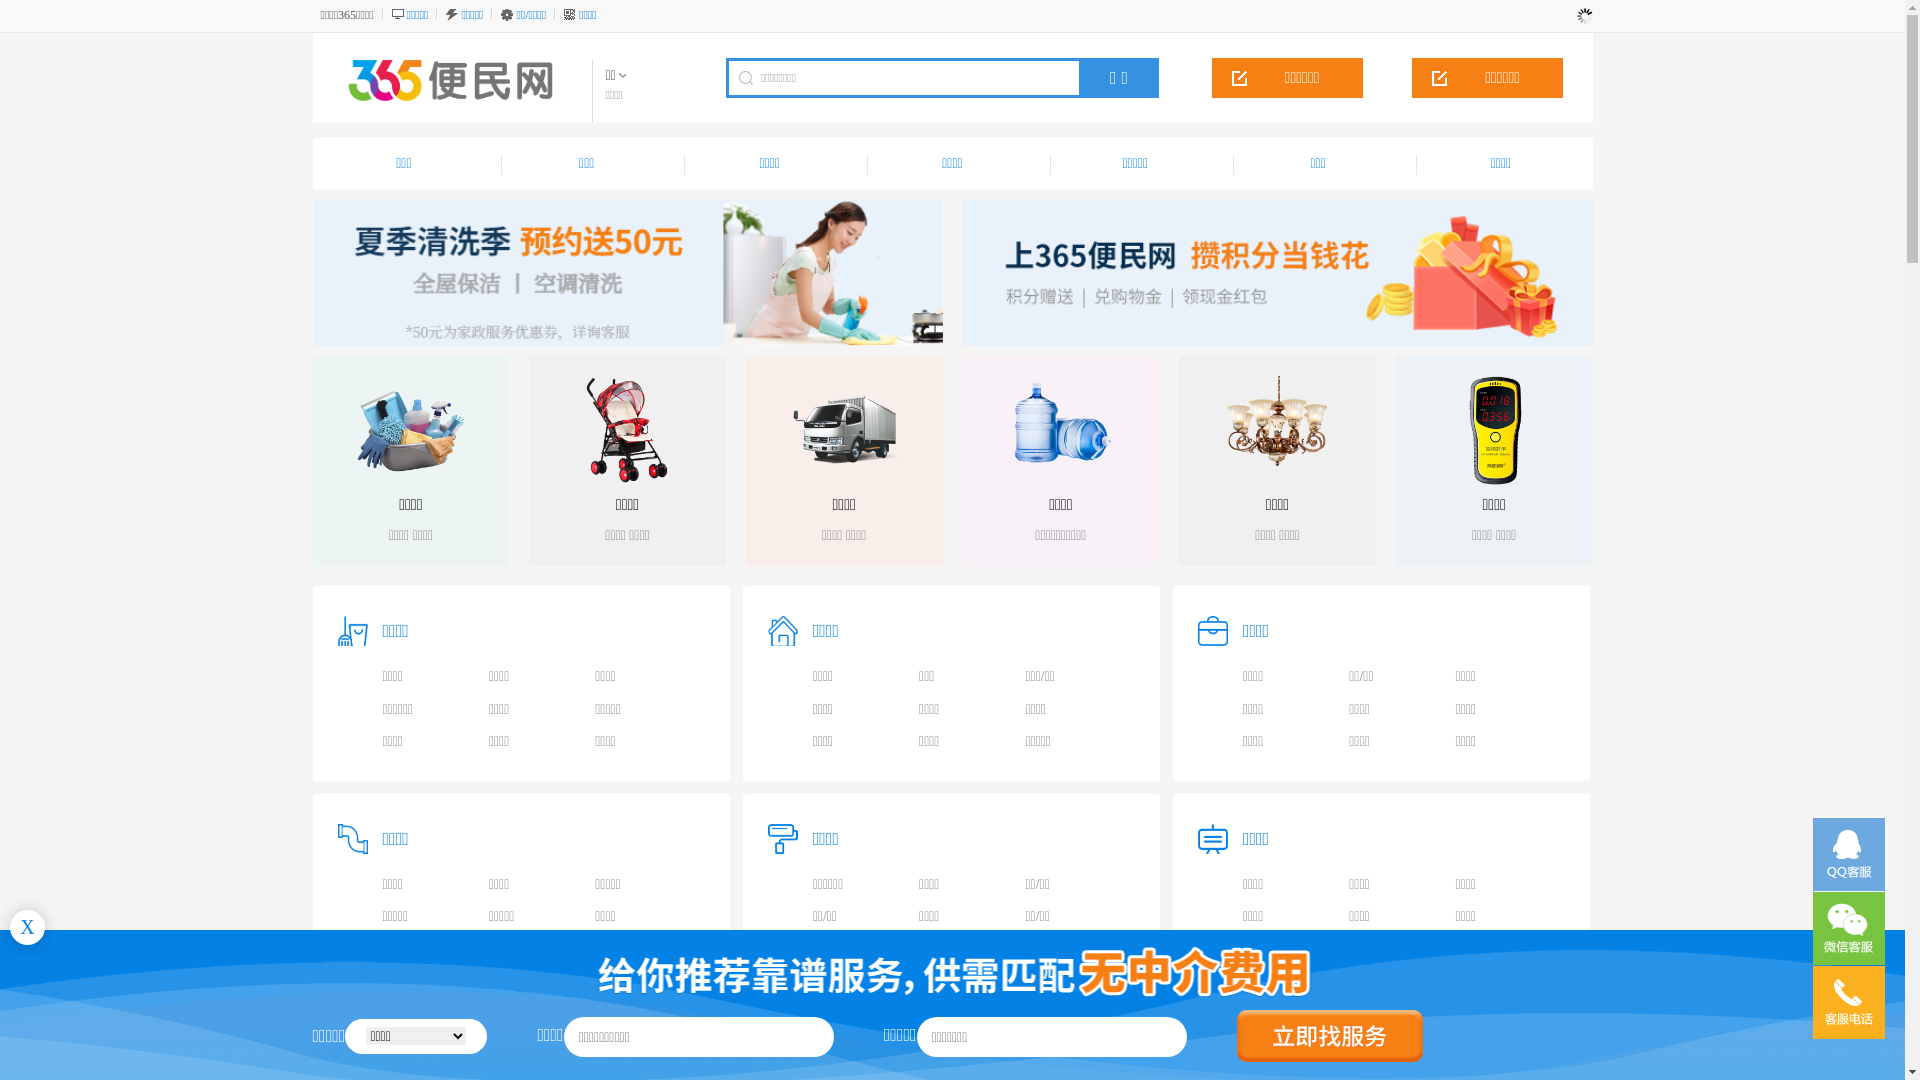 This screenshot has width=1920, height=1080. Describe the element at coordinates (27, 927) in the screenshot. I see `'X'` at that location.